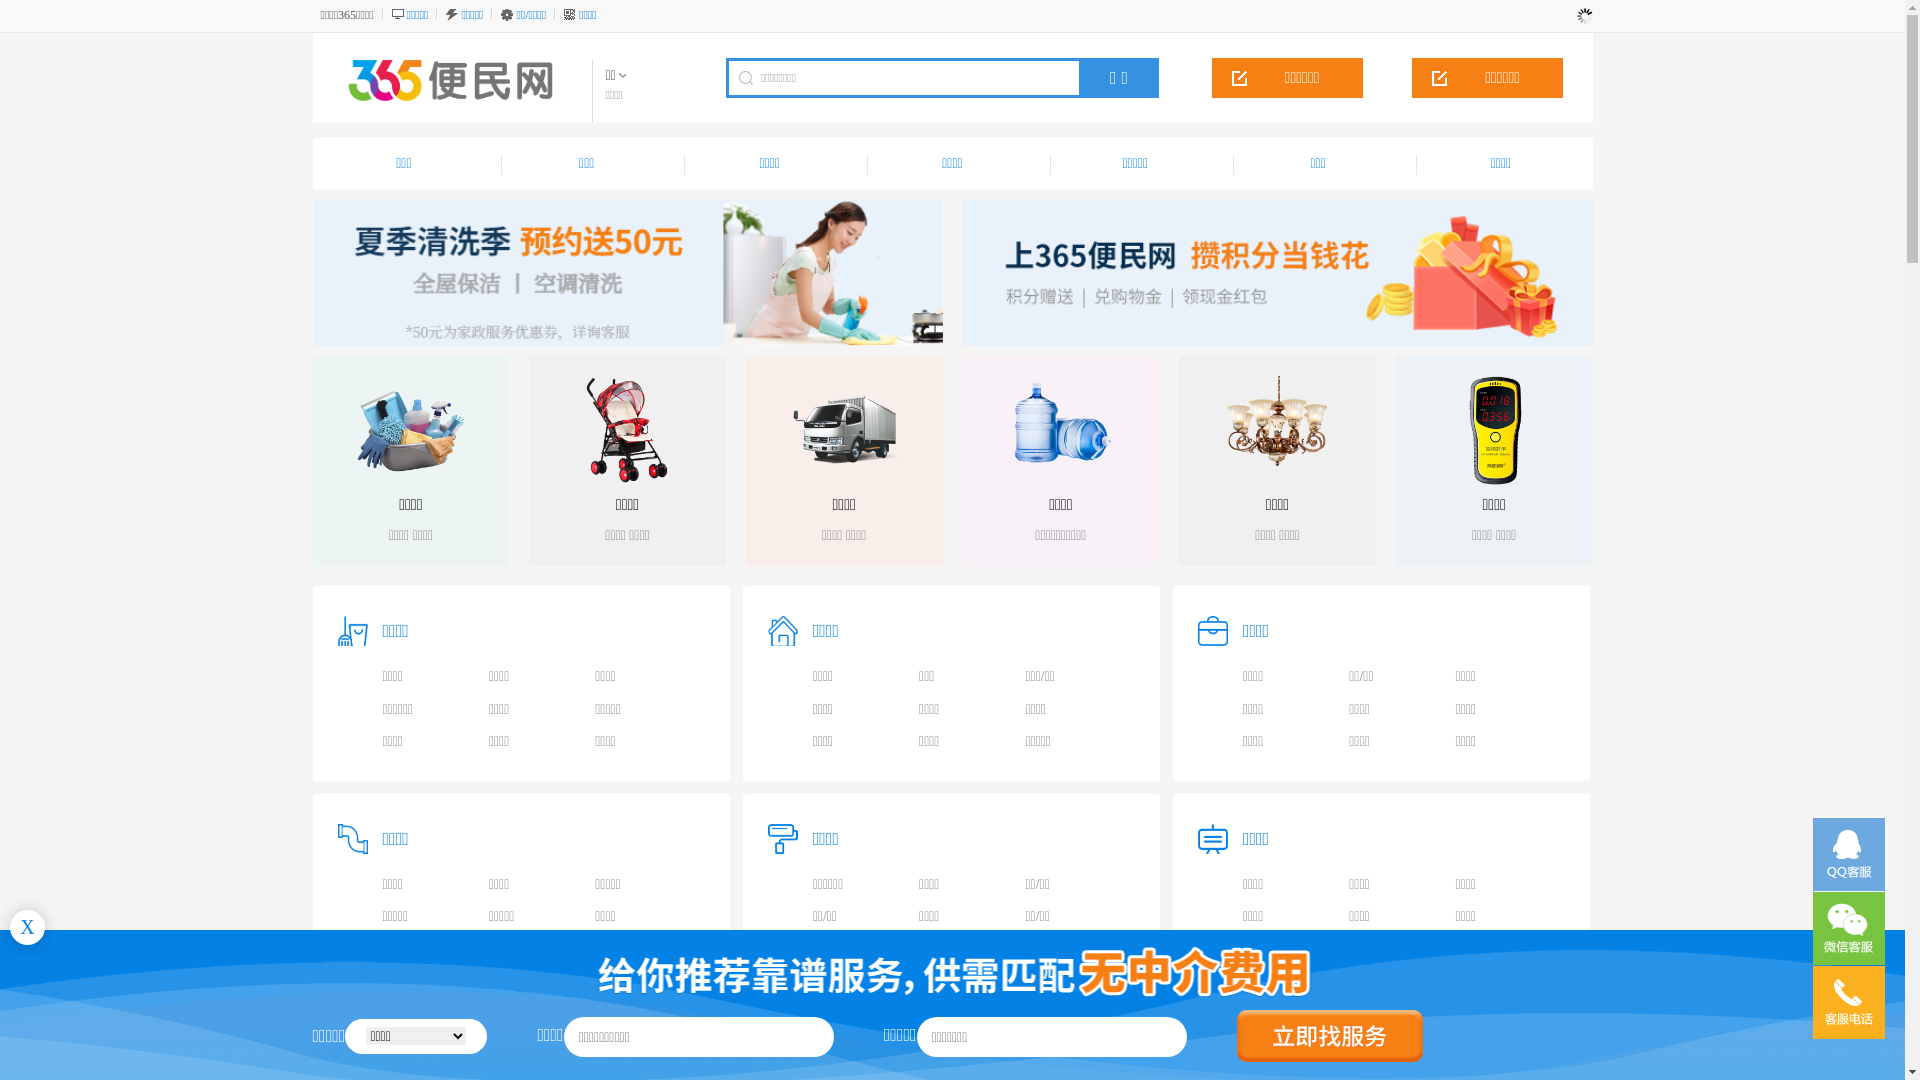 This screenshot has width=1920, height=1080. Describe the element at coordinates (27, 927) in the screenshot. I see `'X'` at that location.